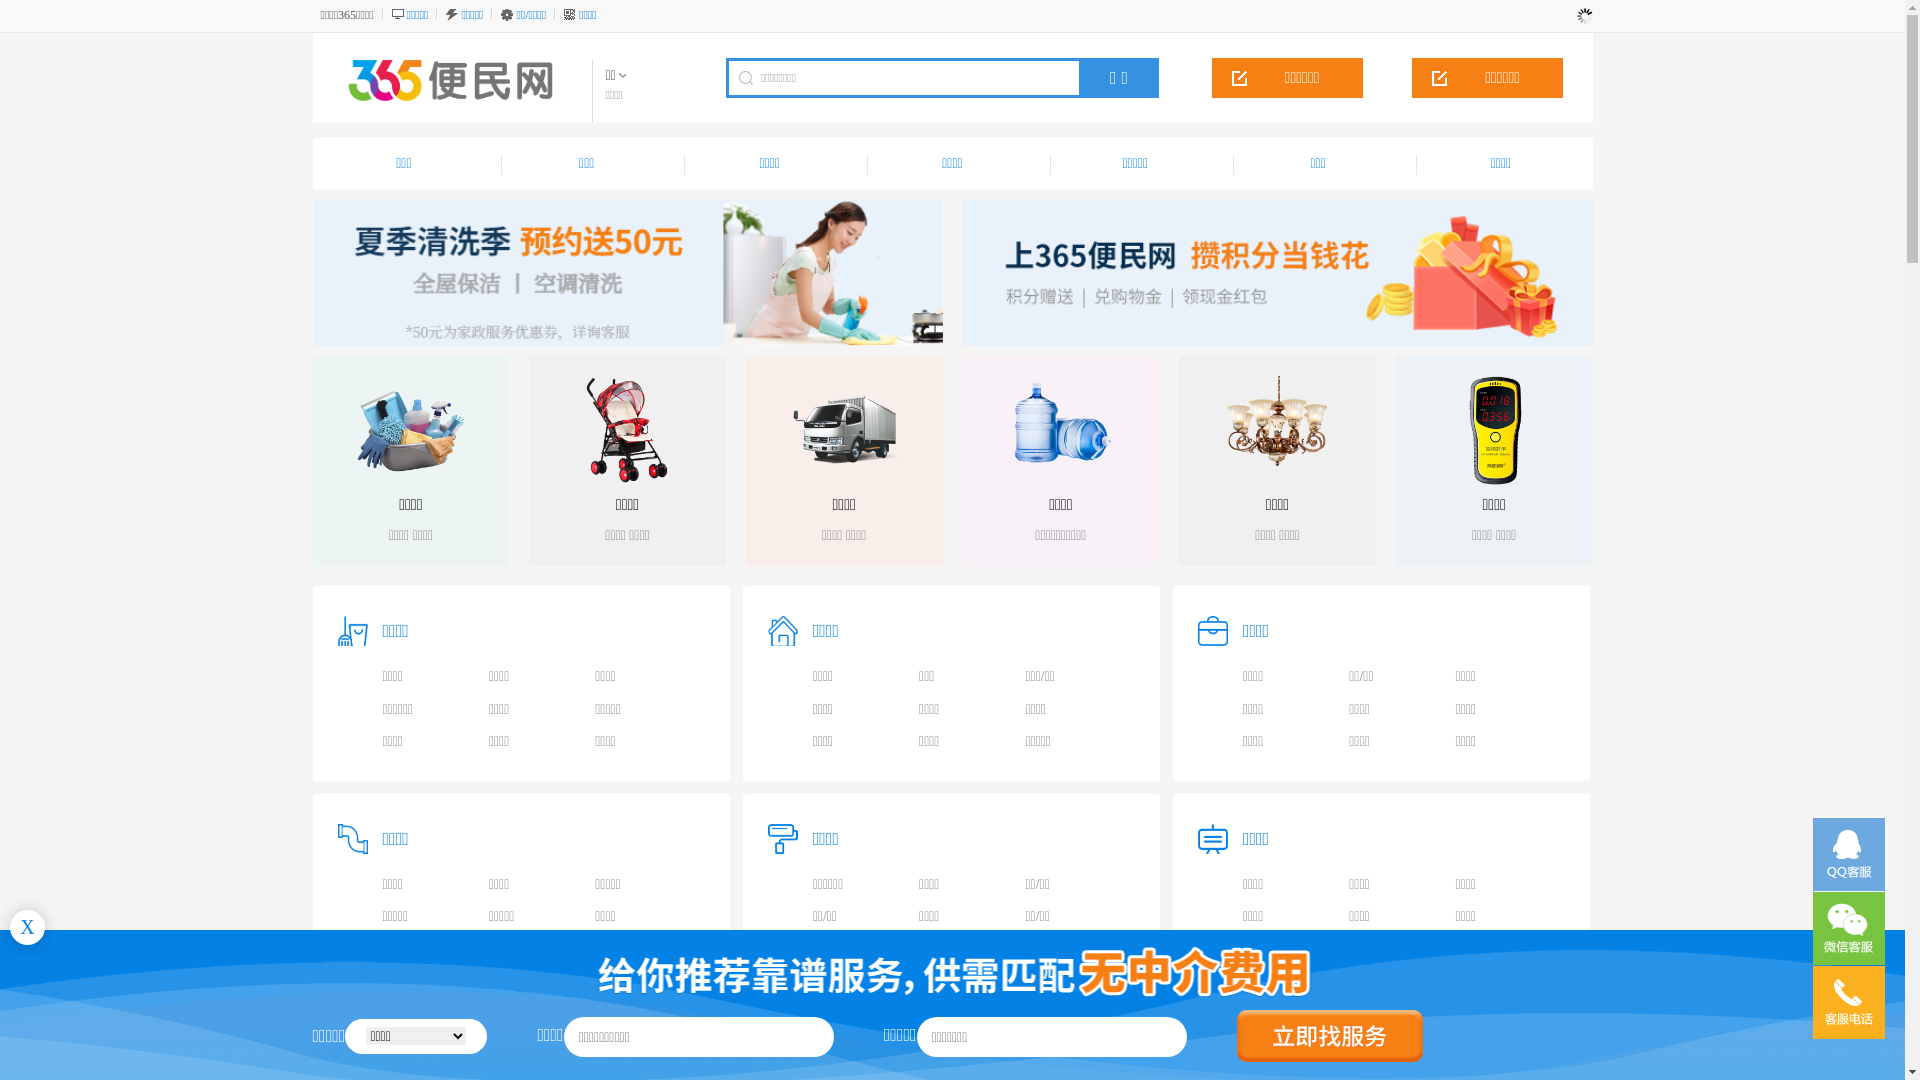 This screenshot has width=1920, height=1080. Describe the element at coordinates (27, 927) in the screenshot. I see `'X'` at that location.